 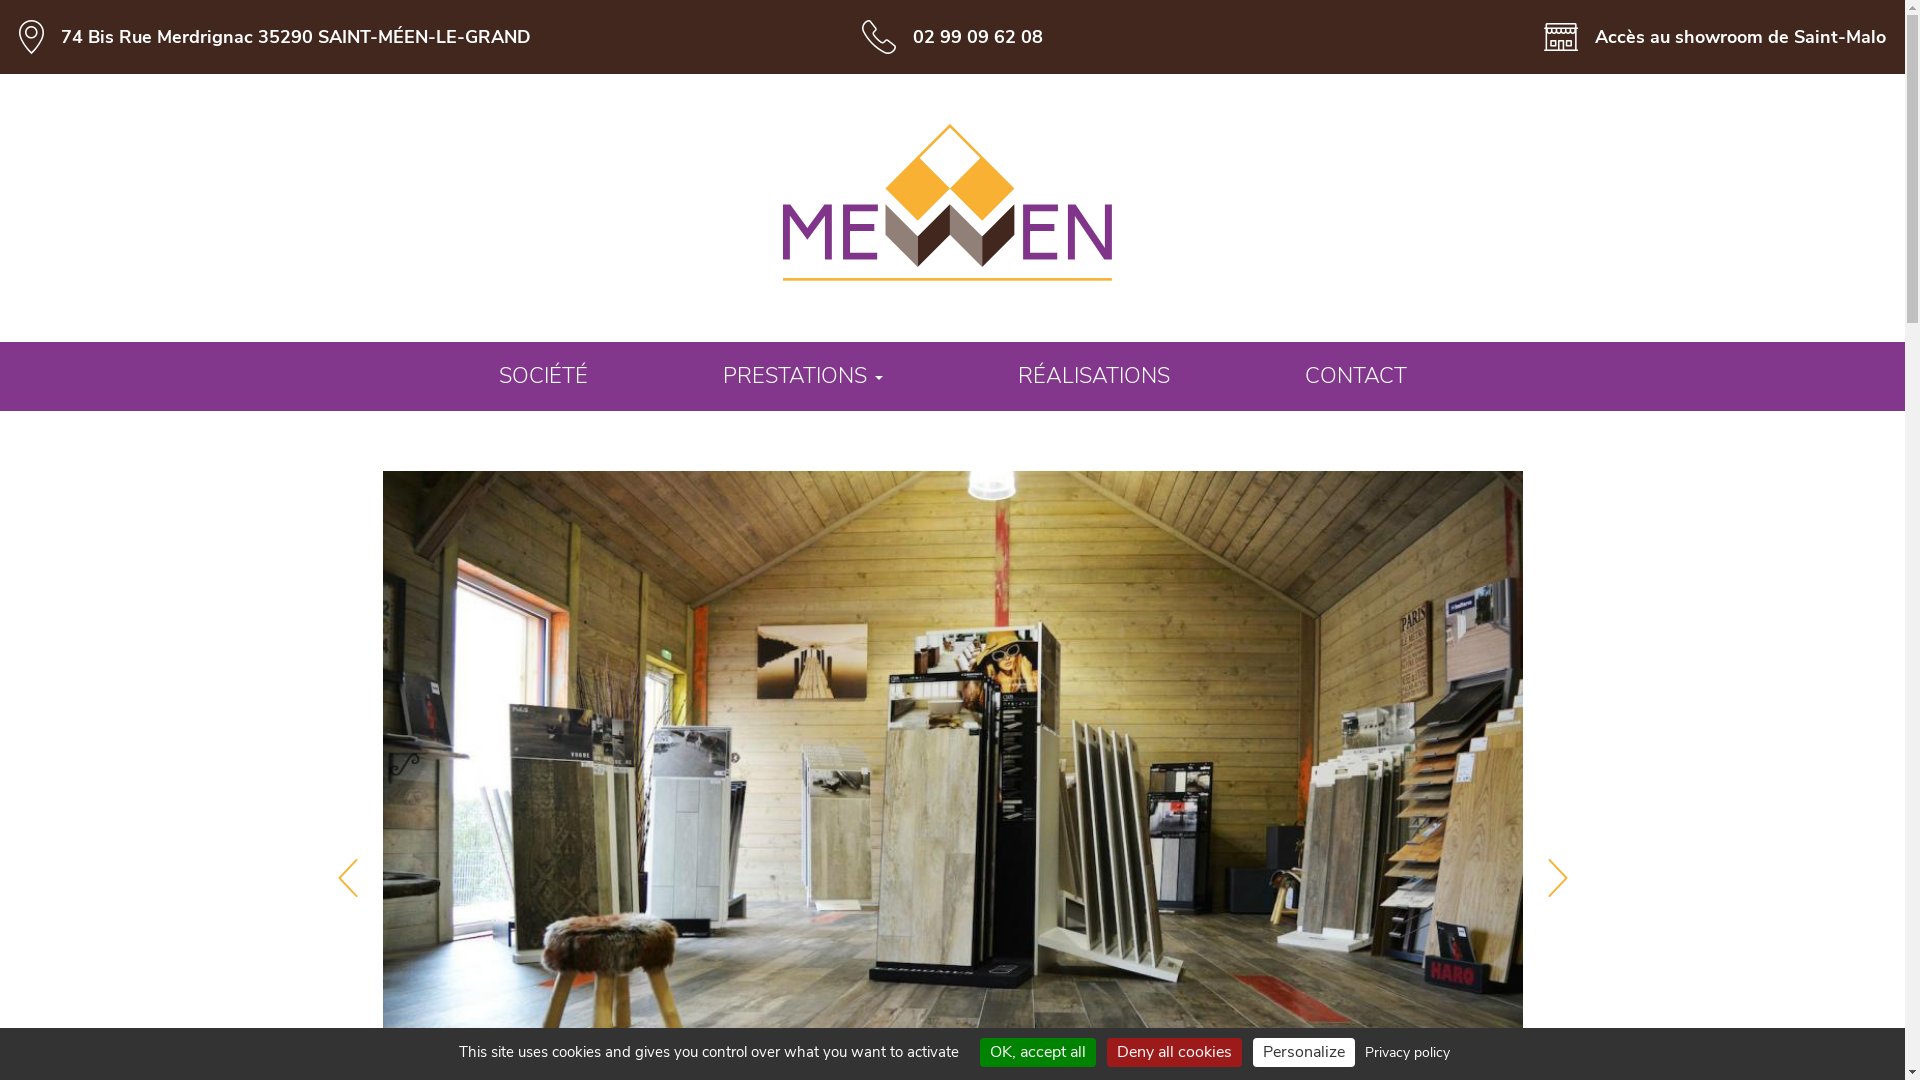 I want to click on 'Privacy policy', so click(x=1406, y=1051).